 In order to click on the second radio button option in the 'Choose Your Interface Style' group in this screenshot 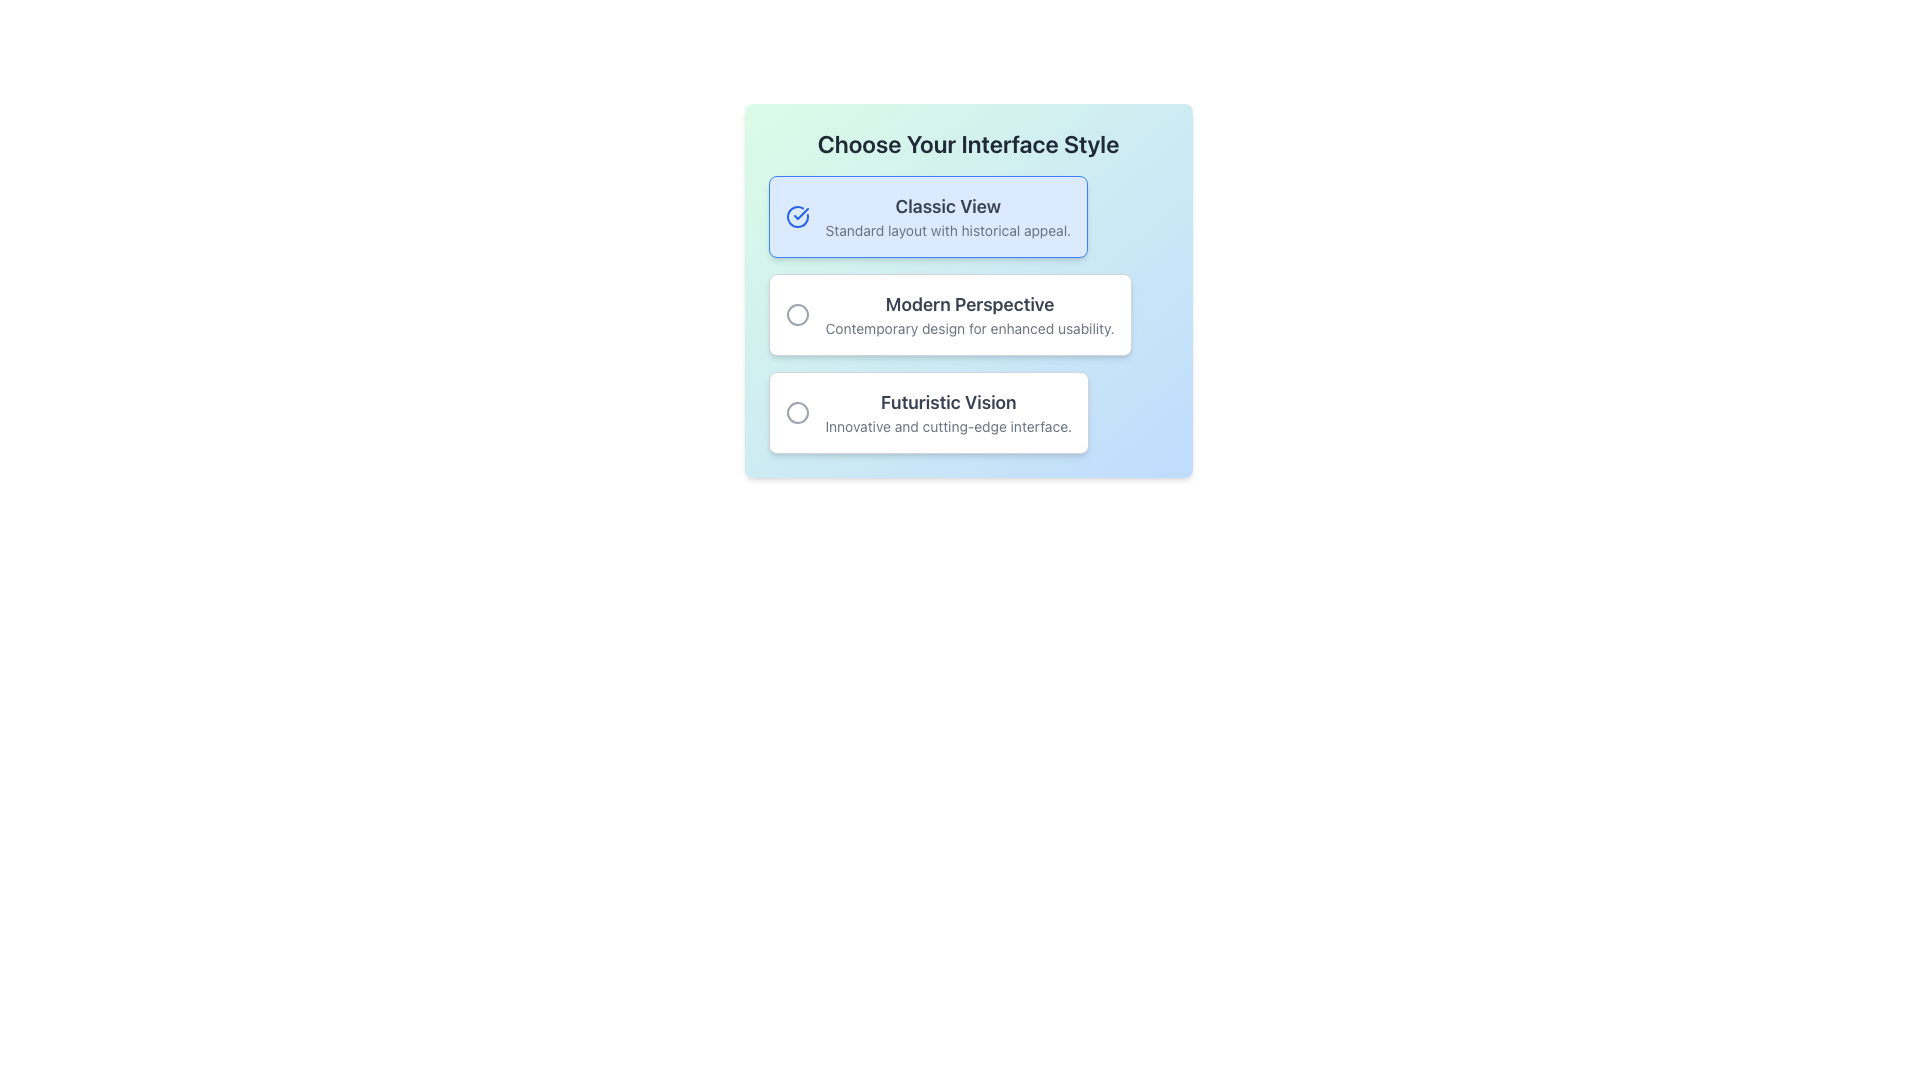, I will do `click(968, 315)`.